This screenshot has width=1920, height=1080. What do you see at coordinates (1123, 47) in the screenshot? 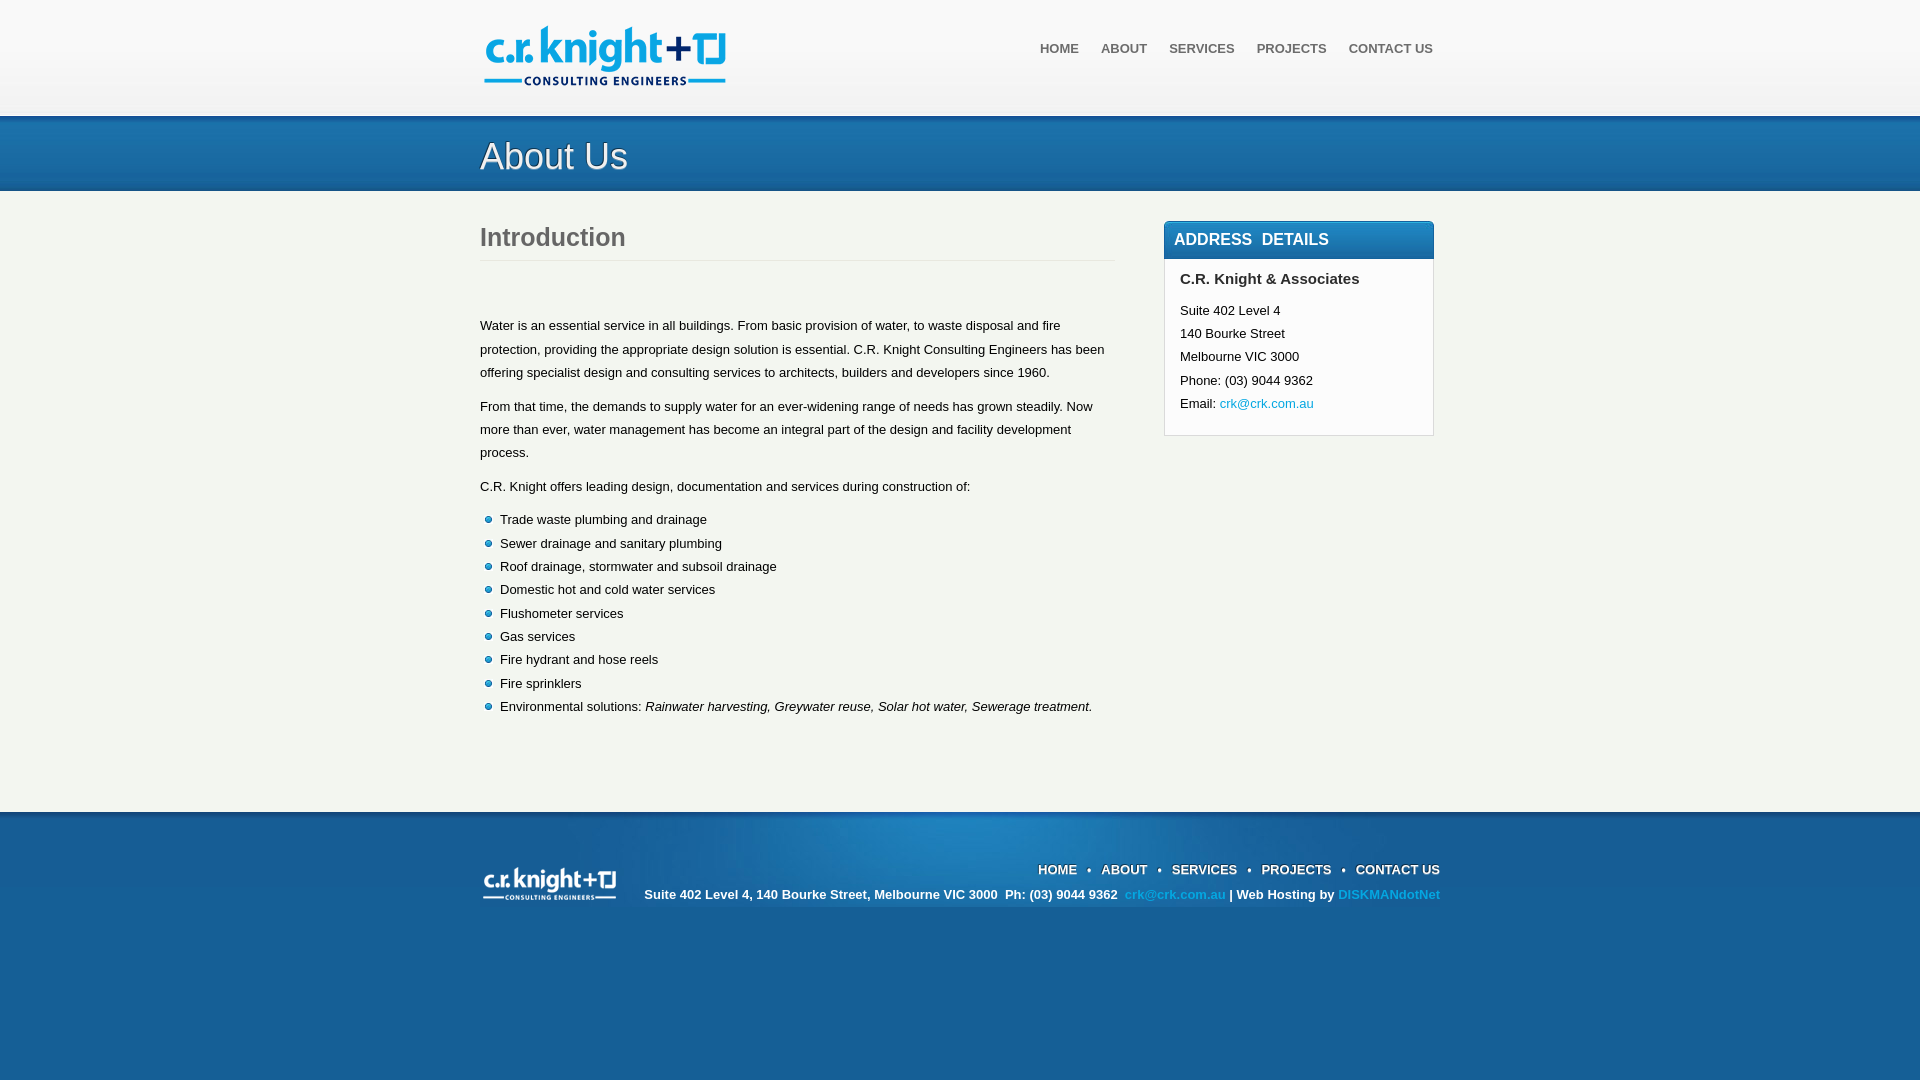
I see `'ABOUT'` at bounding box center [1123, 47].